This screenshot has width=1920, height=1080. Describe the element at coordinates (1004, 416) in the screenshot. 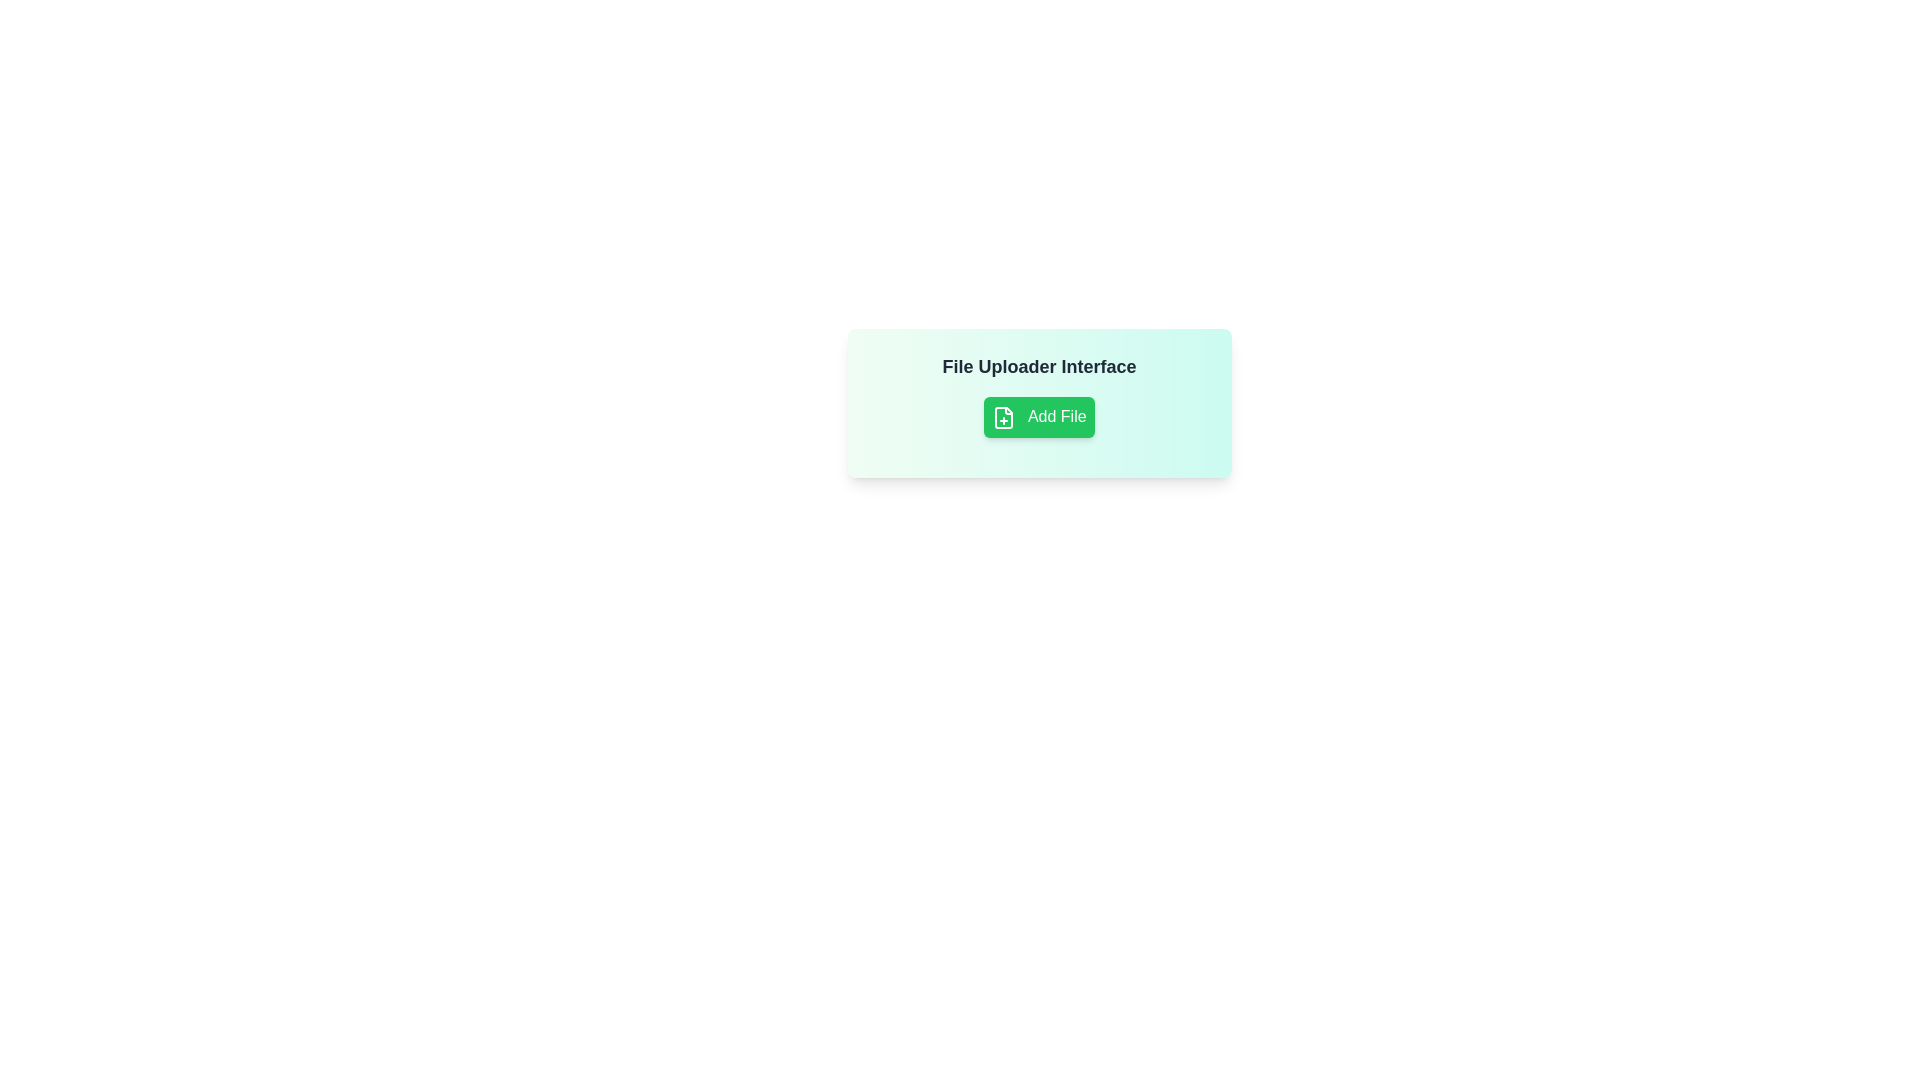

I see `the SVG icon representing 'file with a plus sign' within the green button labeled 'Add File' located at the center of the card's interface` at that location.